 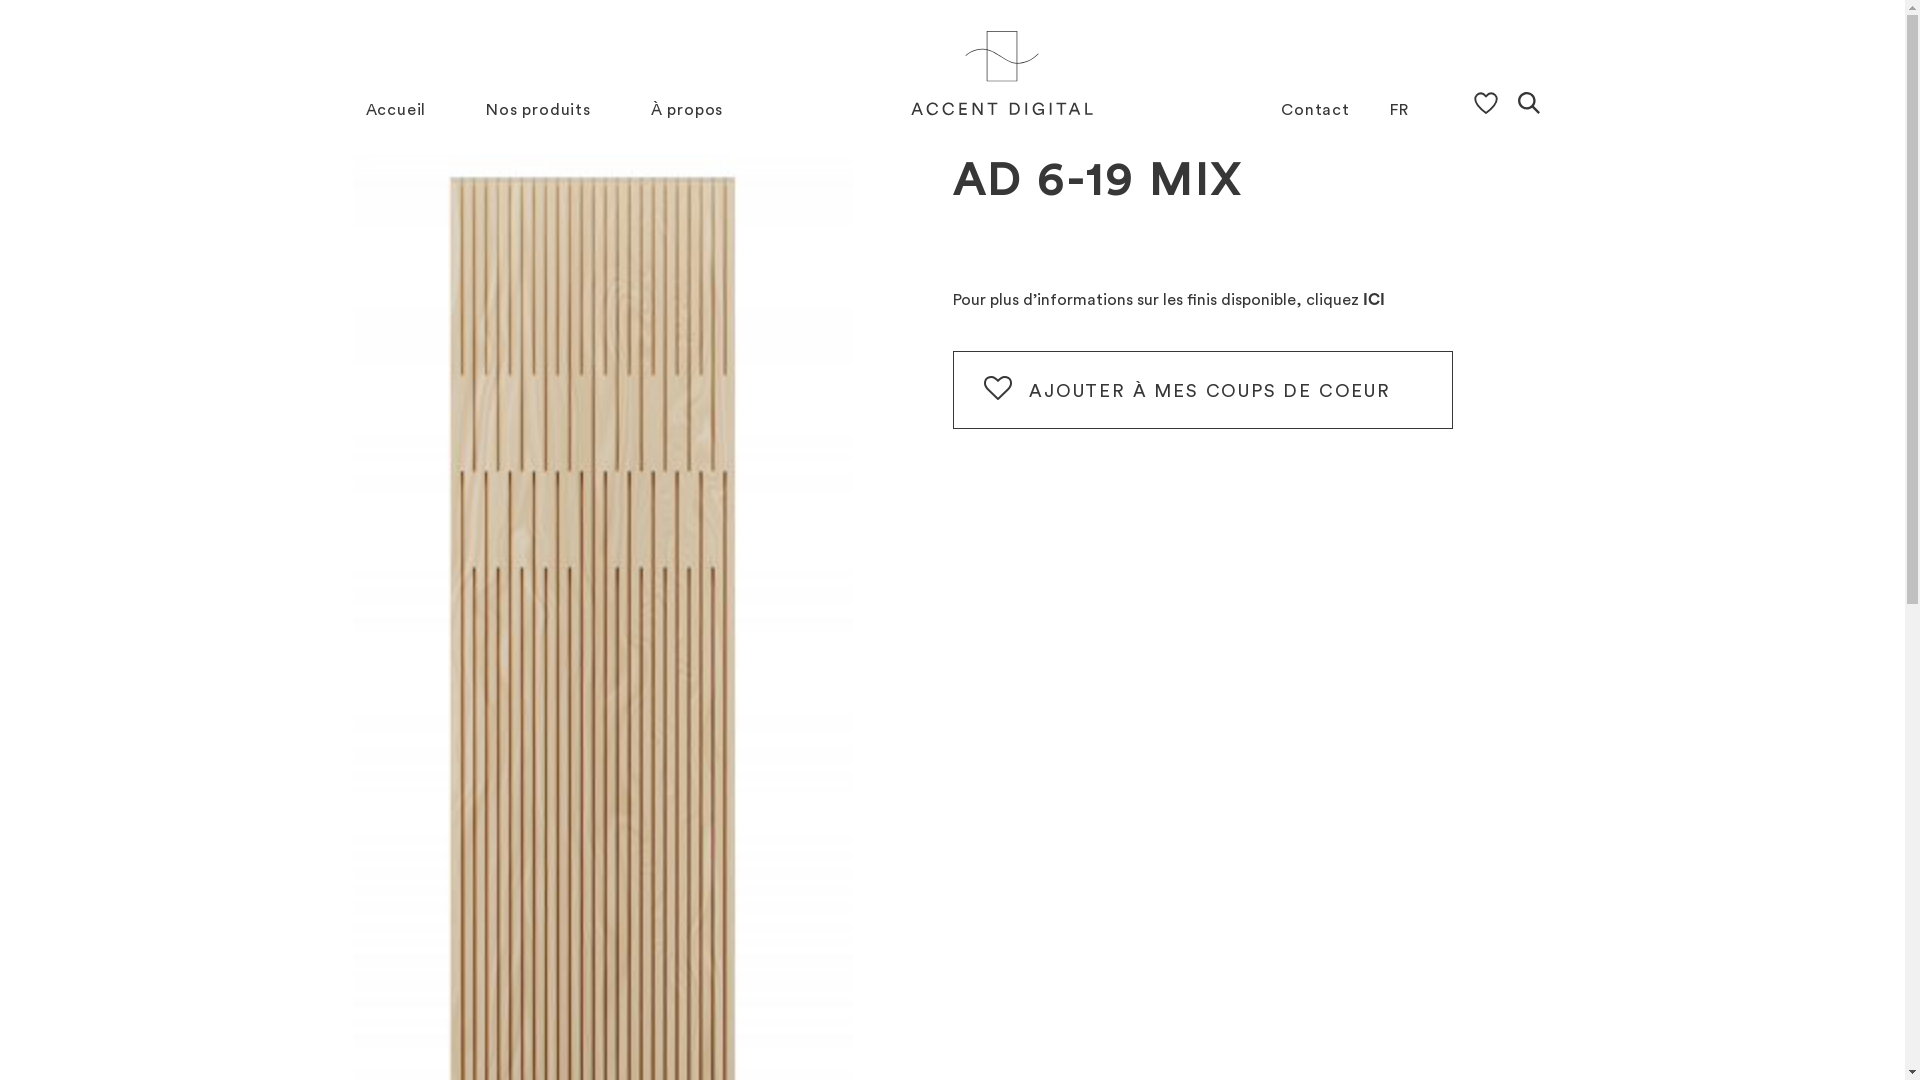 I want to click on 'FR', so click(x=1389, y=110).